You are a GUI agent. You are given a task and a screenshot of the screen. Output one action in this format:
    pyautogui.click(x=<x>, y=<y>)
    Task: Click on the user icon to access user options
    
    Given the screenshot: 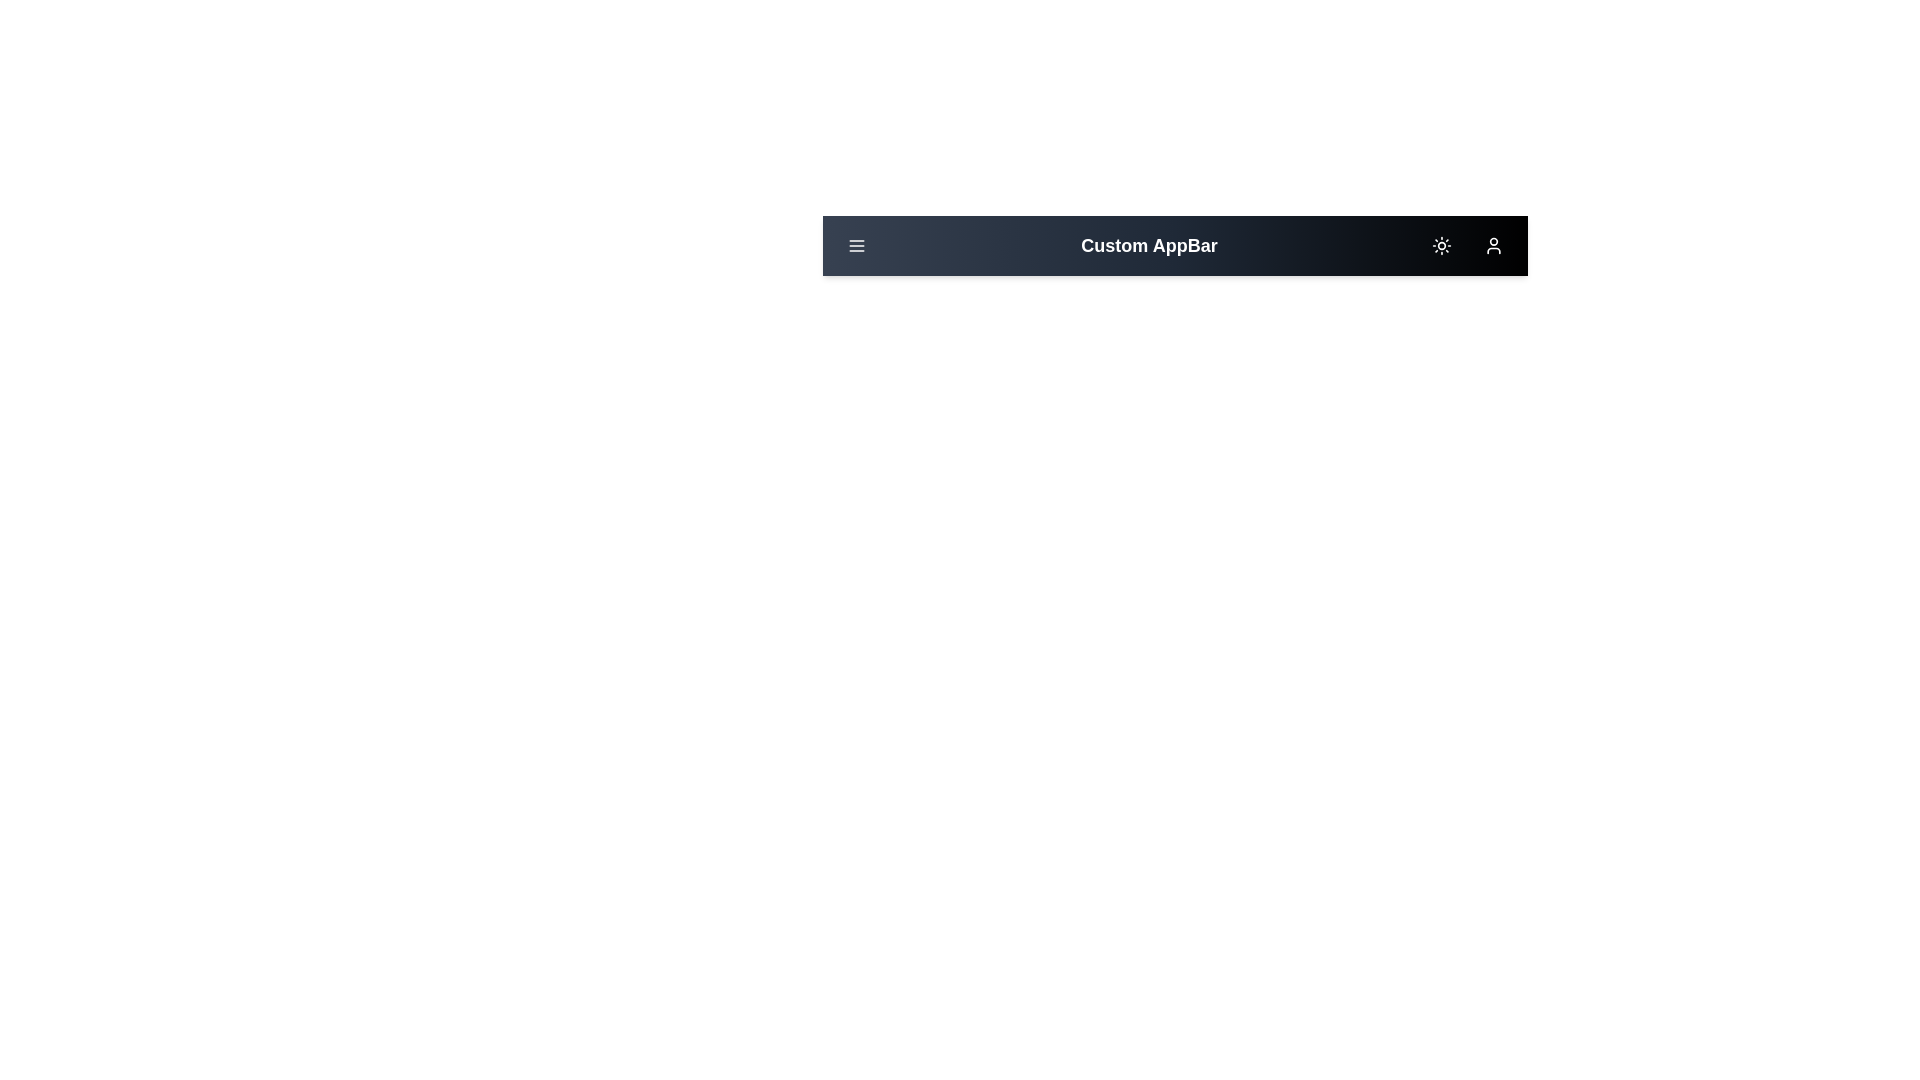 What is the action you would take?
    pyautogui.click(x=1493, y=245)
    